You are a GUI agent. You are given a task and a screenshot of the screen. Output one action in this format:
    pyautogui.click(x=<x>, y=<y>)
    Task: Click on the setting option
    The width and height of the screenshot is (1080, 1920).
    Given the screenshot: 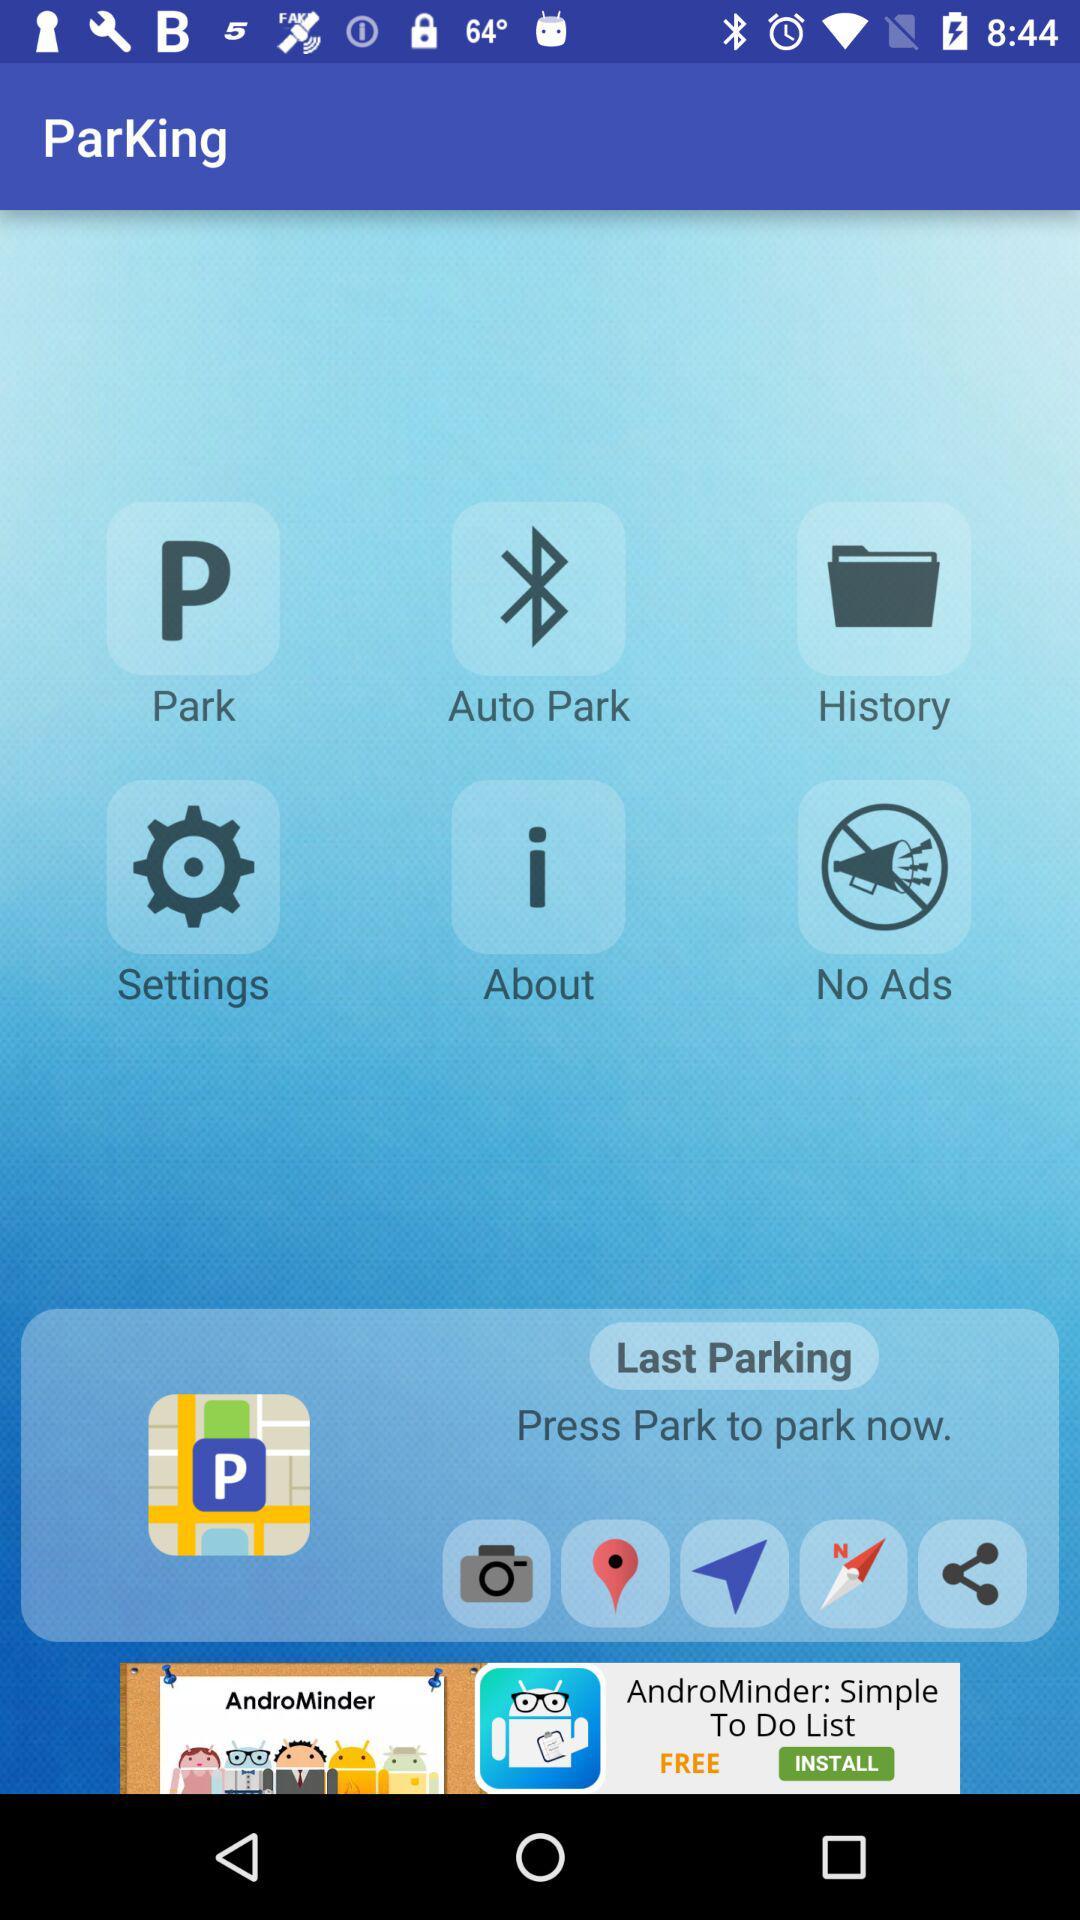 What is the action you would take?
    pyautogui.click(x=193, y=867)
    